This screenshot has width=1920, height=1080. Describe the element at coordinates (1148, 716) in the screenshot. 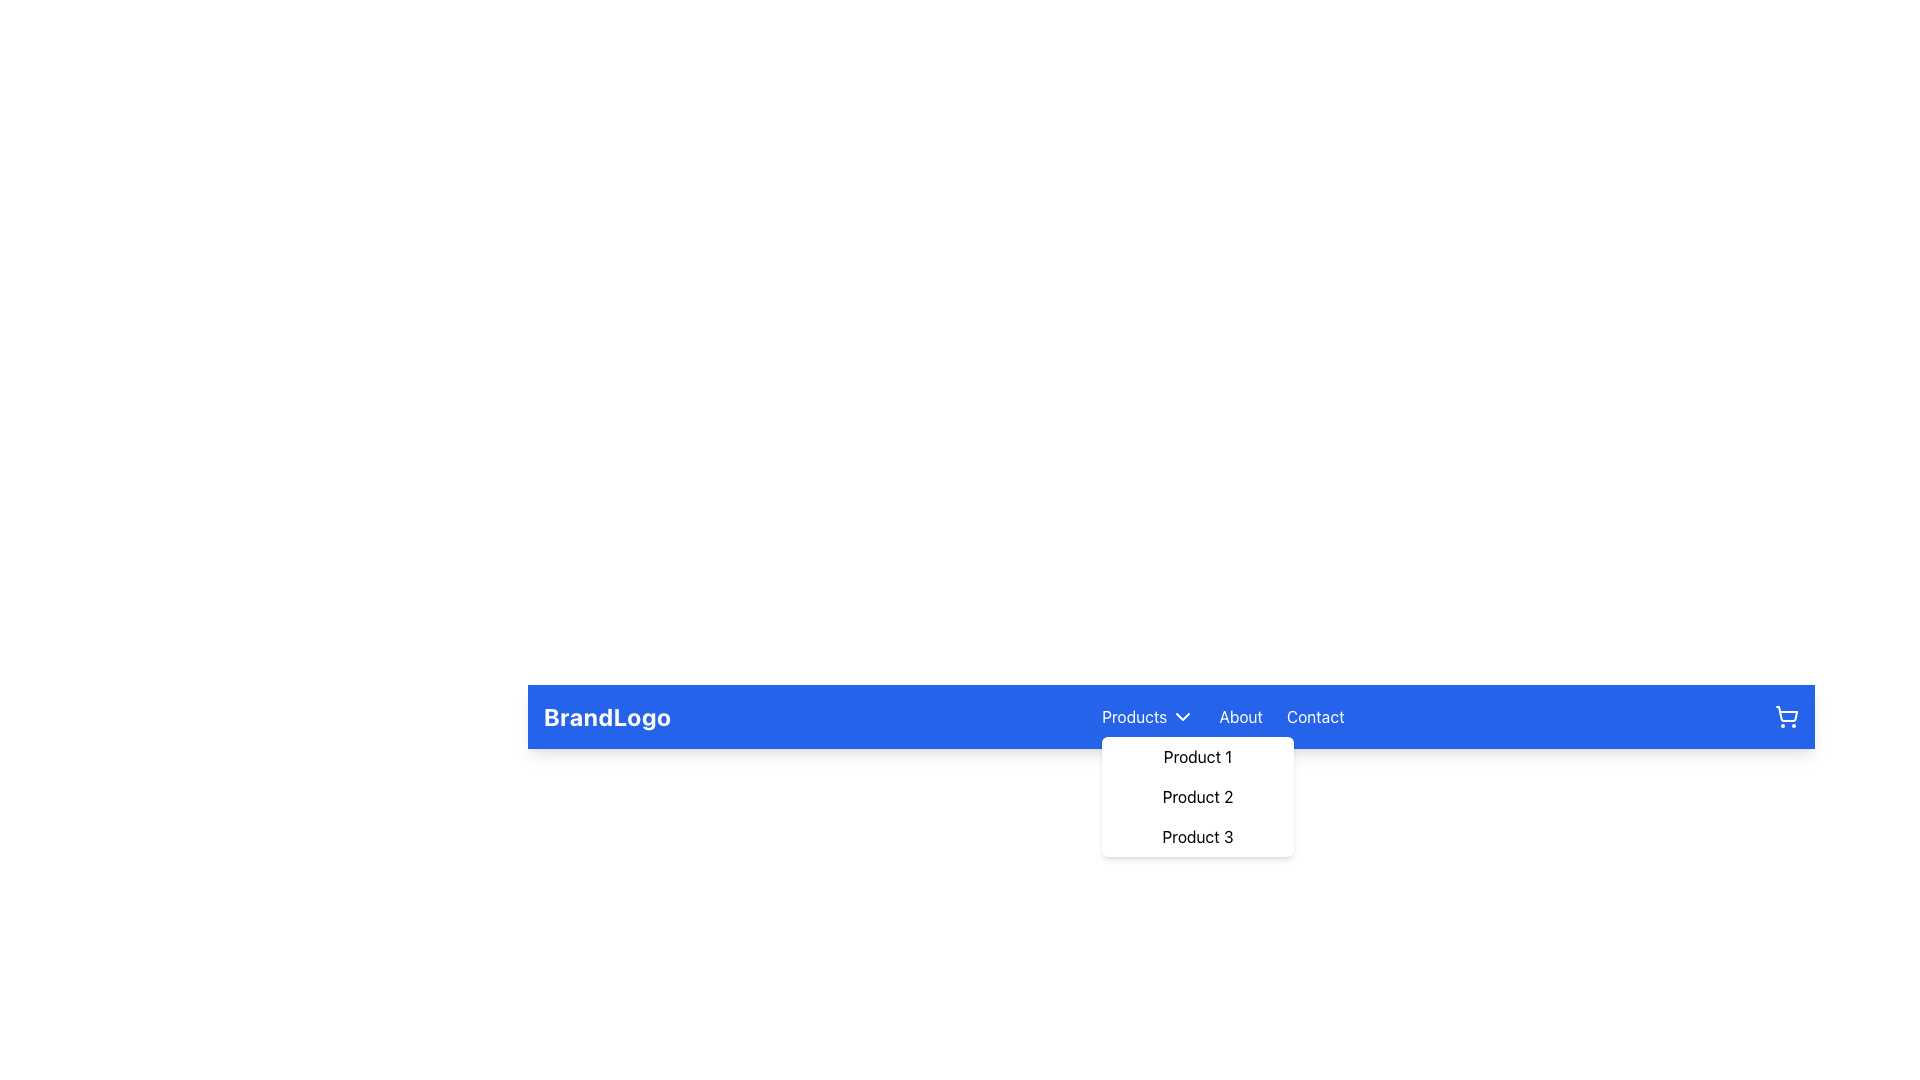

I see `the 'Products' dropdown menu, which is the first menu item in the navigation bar` at that location.